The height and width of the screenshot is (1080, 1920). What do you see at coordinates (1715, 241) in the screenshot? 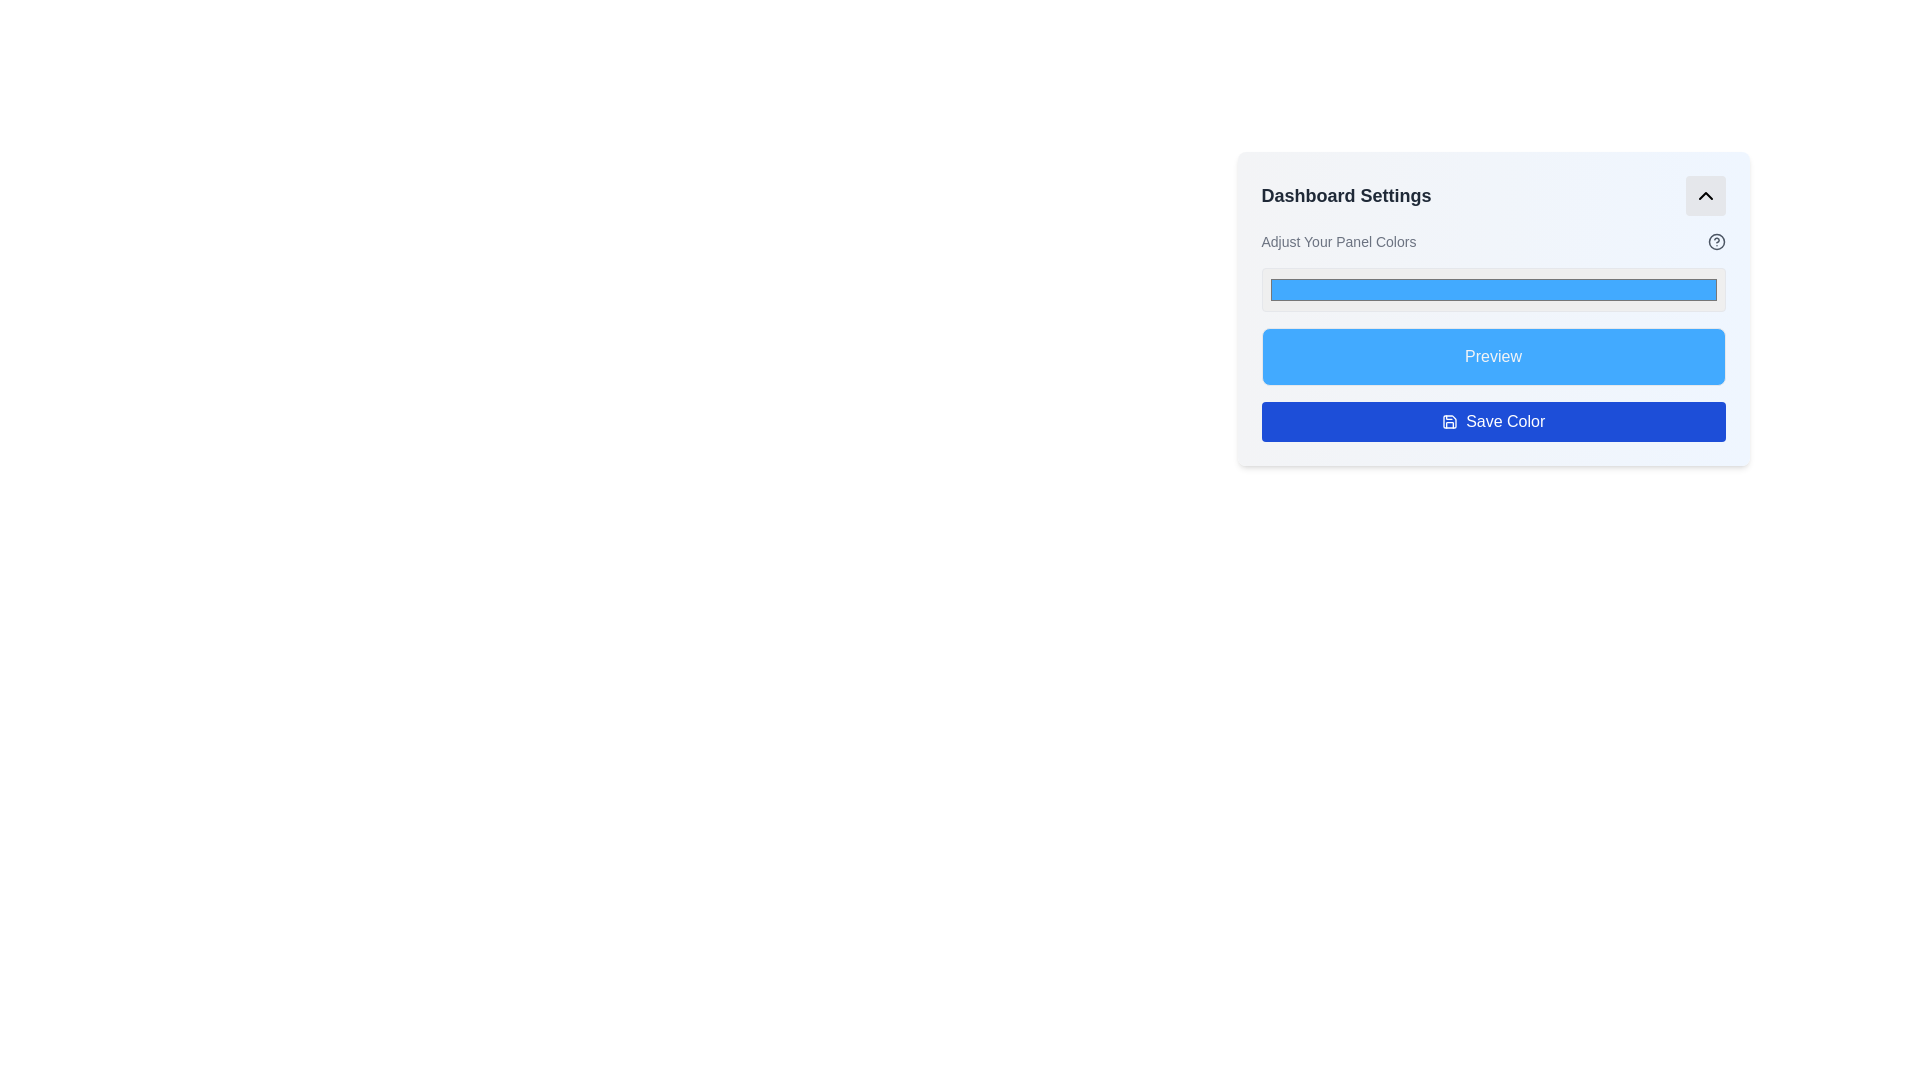
I see `the help icon located to the far right of the 'Adjust Your Panel Colors' text` at bounding box center [1715, 241].